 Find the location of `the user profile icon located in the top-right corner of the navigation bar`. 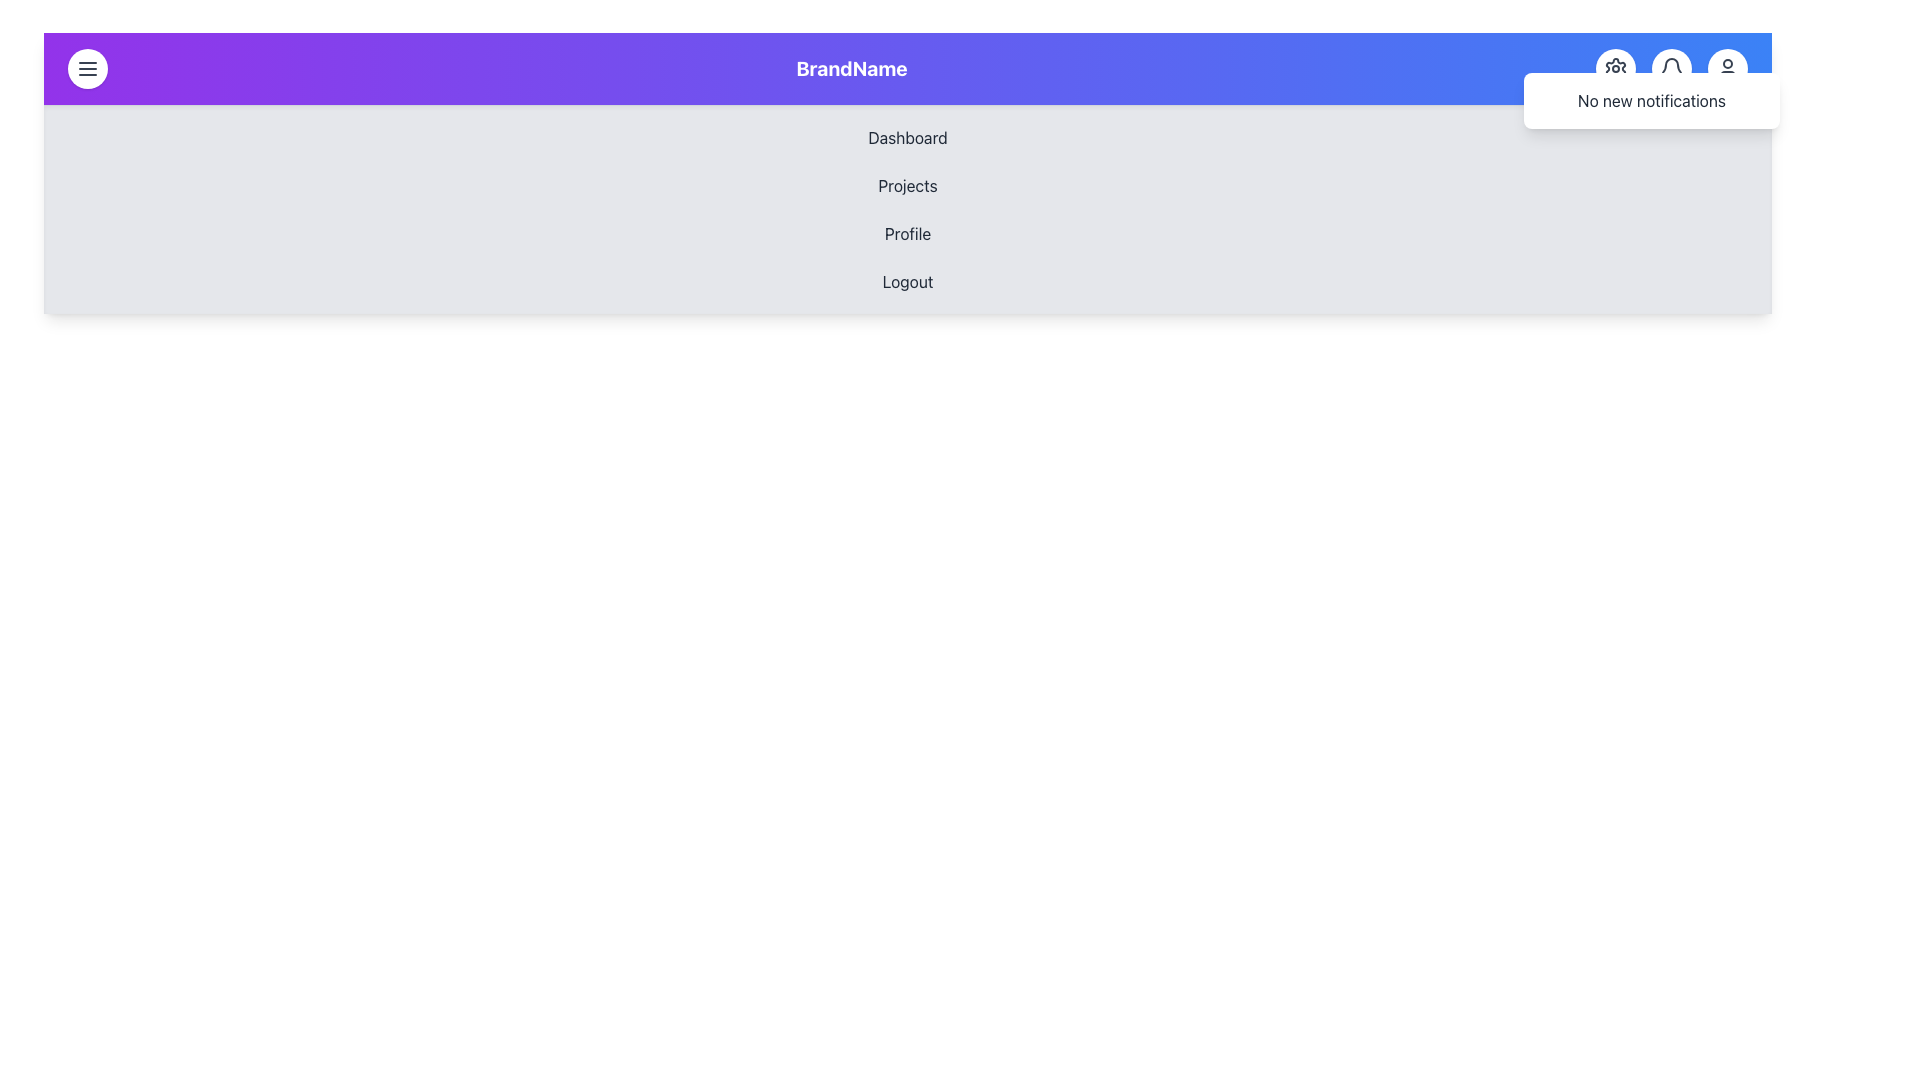

the user profile icon located in the top-right corner of the navigation bar is located at coordinates (1727, 68).